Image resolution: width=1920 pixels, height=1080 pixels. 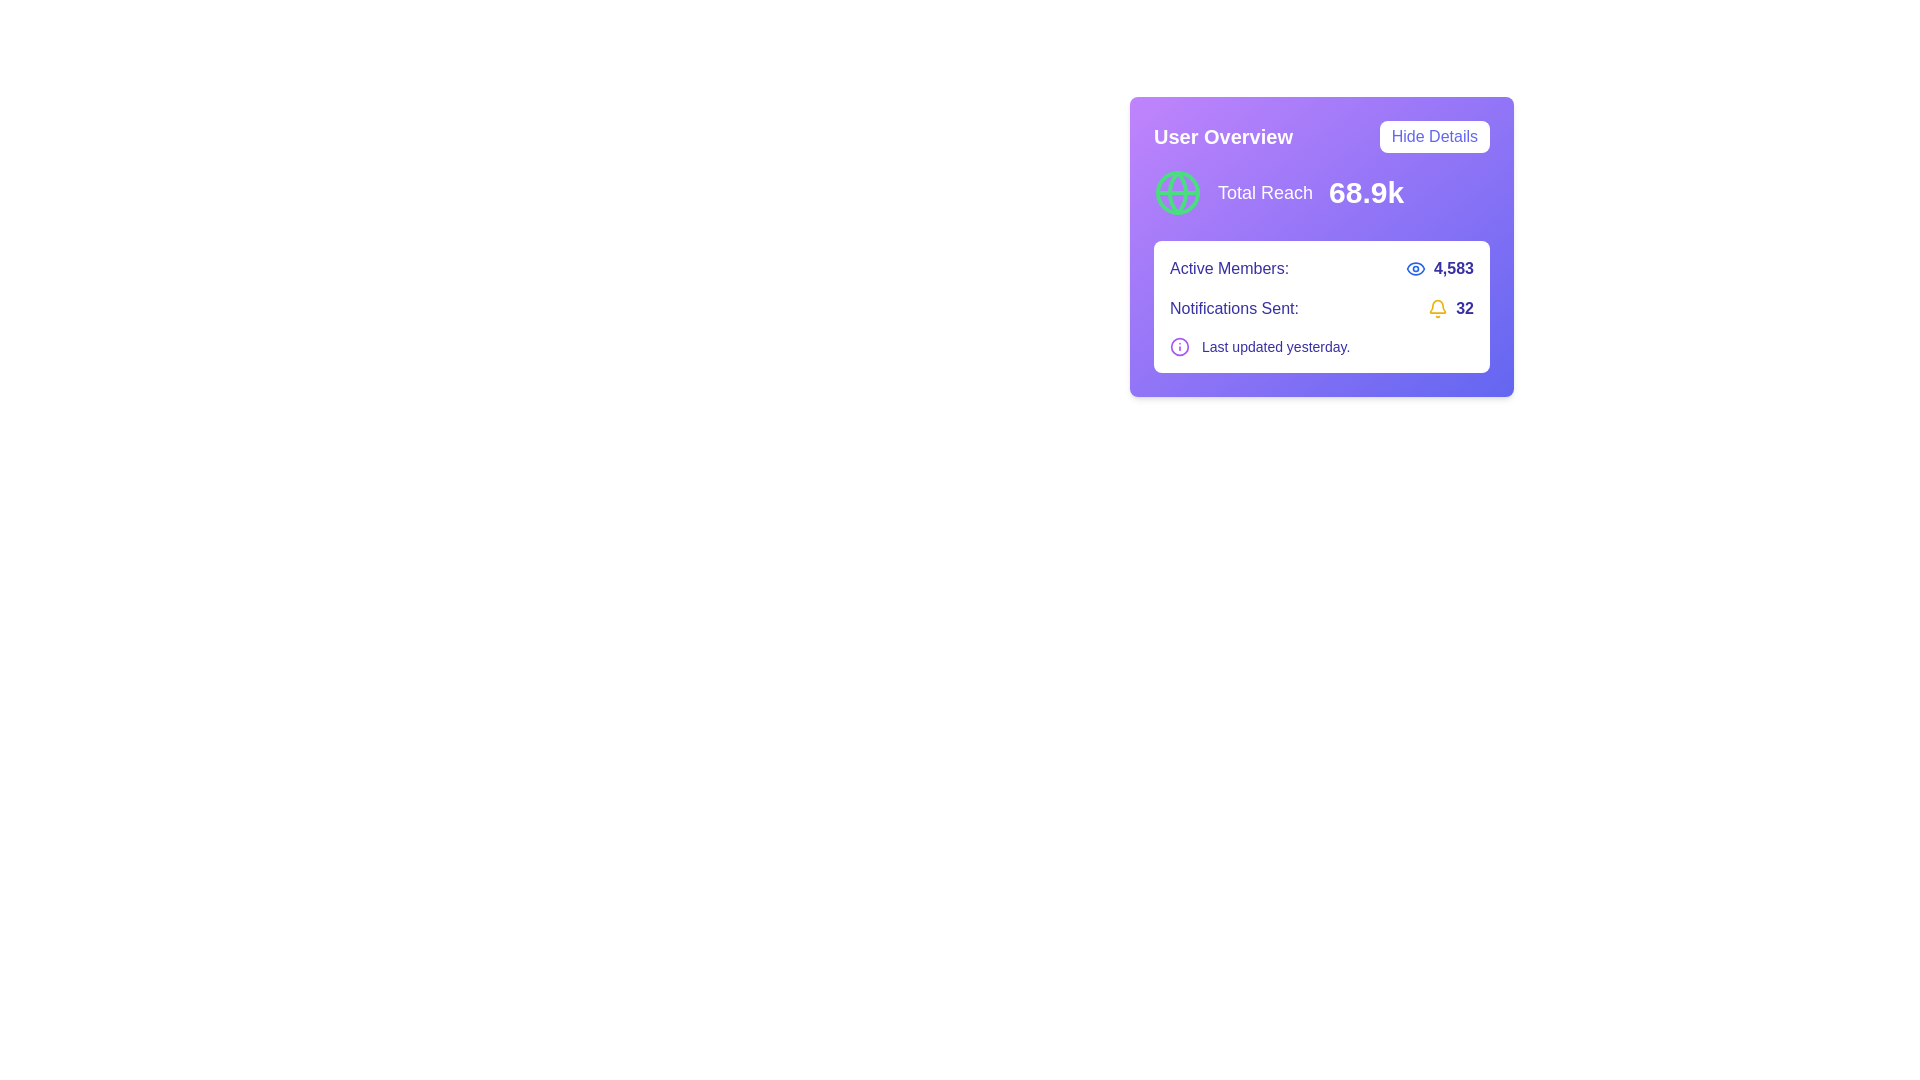 I want to click on the circular element that serves as the outermost part of the informational icon located in the top-right corner of the purple 'User Overview' card, so click(x=1180, y=346).